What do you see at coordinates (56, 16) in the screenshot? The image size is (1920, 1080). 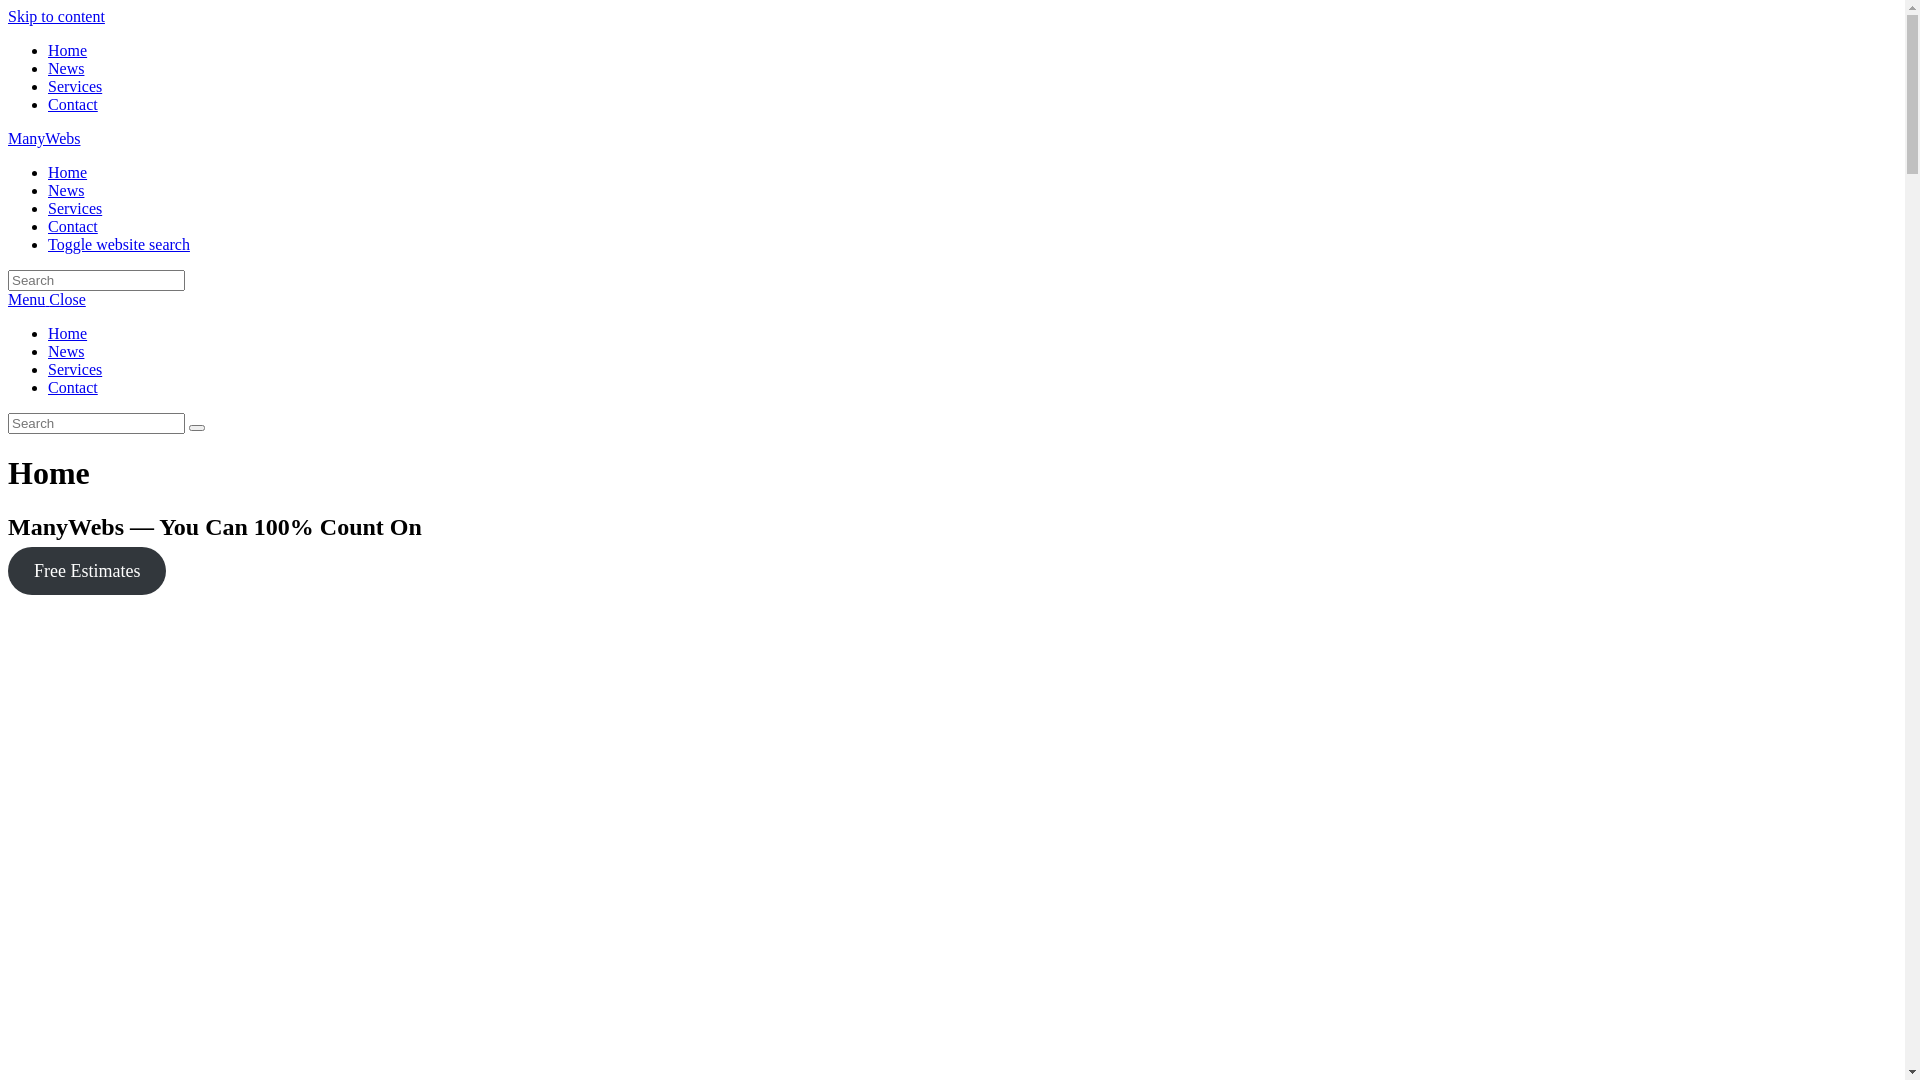 I see `'Skip to content'` at bounding box center [56, 16].